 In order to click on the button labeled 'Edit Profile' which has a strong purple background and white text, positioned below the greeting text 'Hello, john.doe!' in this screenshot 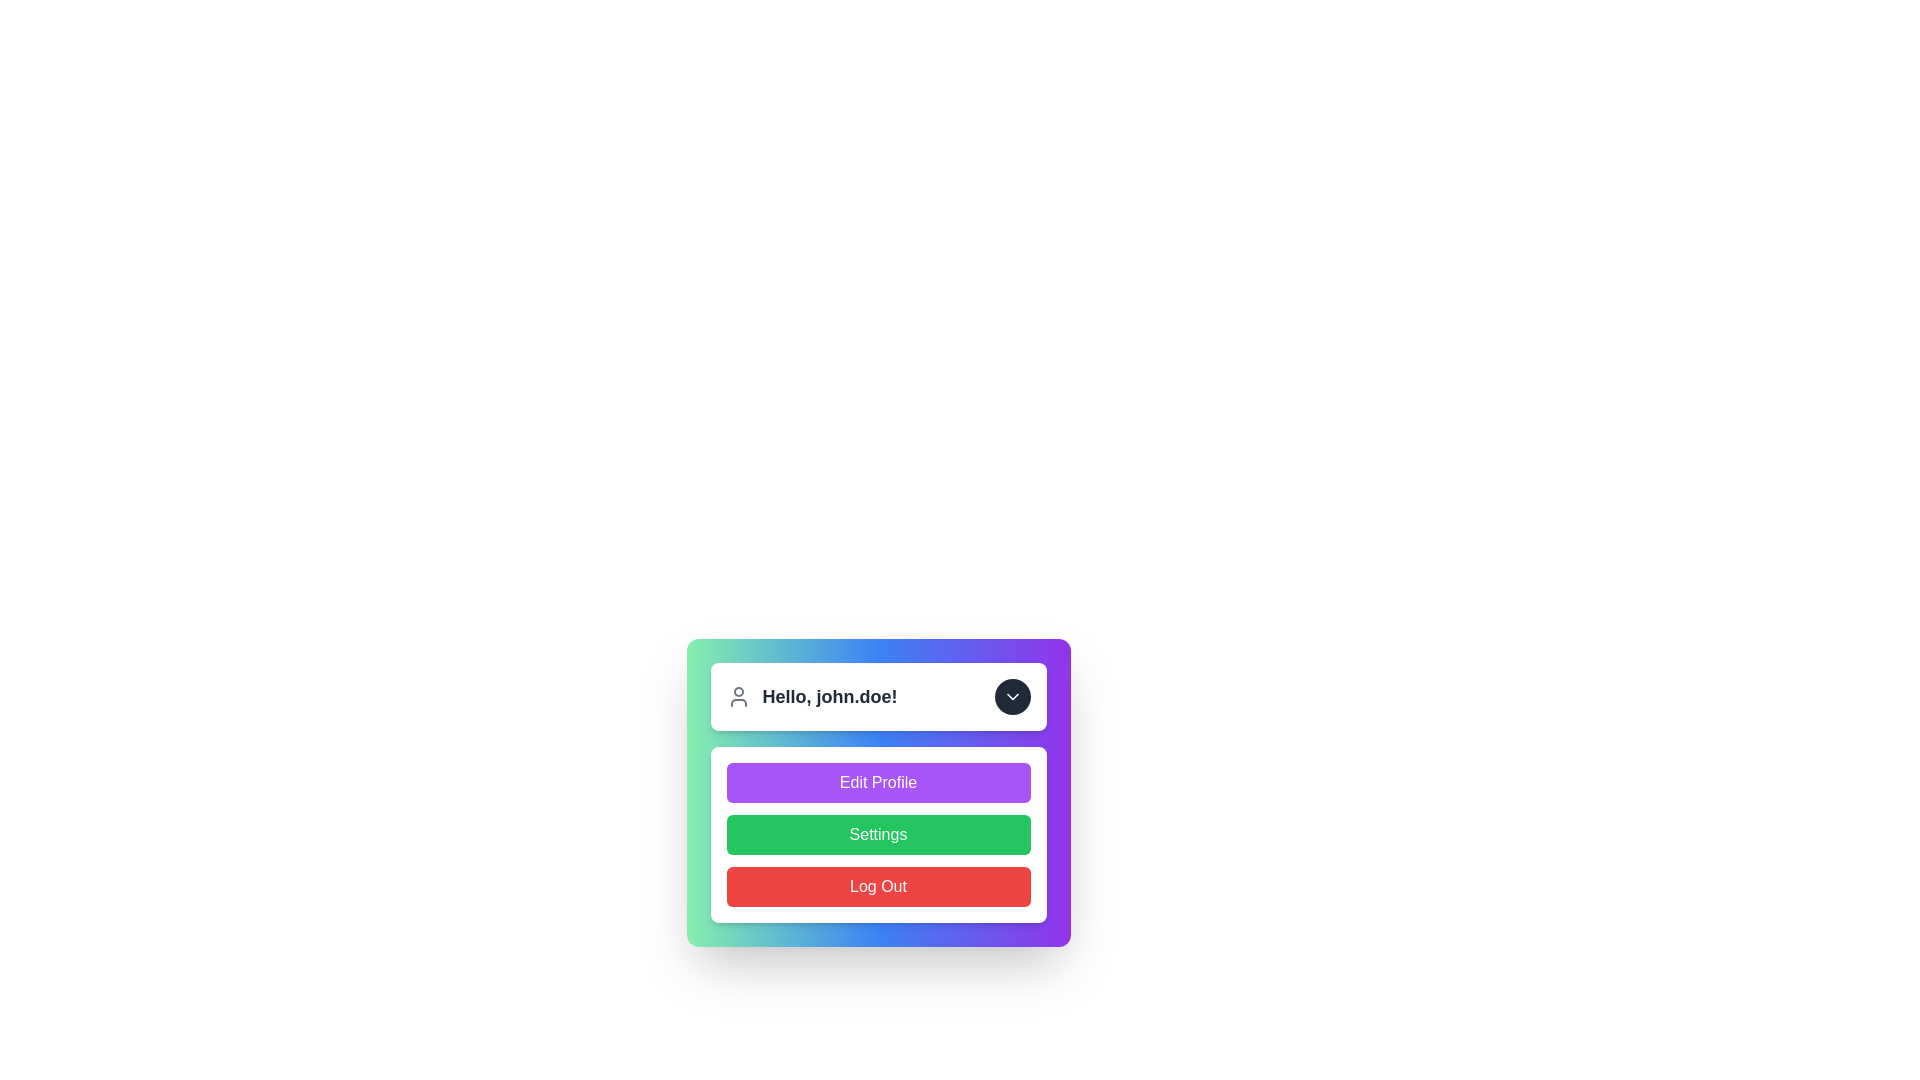, I will do `click(878, 792)`.